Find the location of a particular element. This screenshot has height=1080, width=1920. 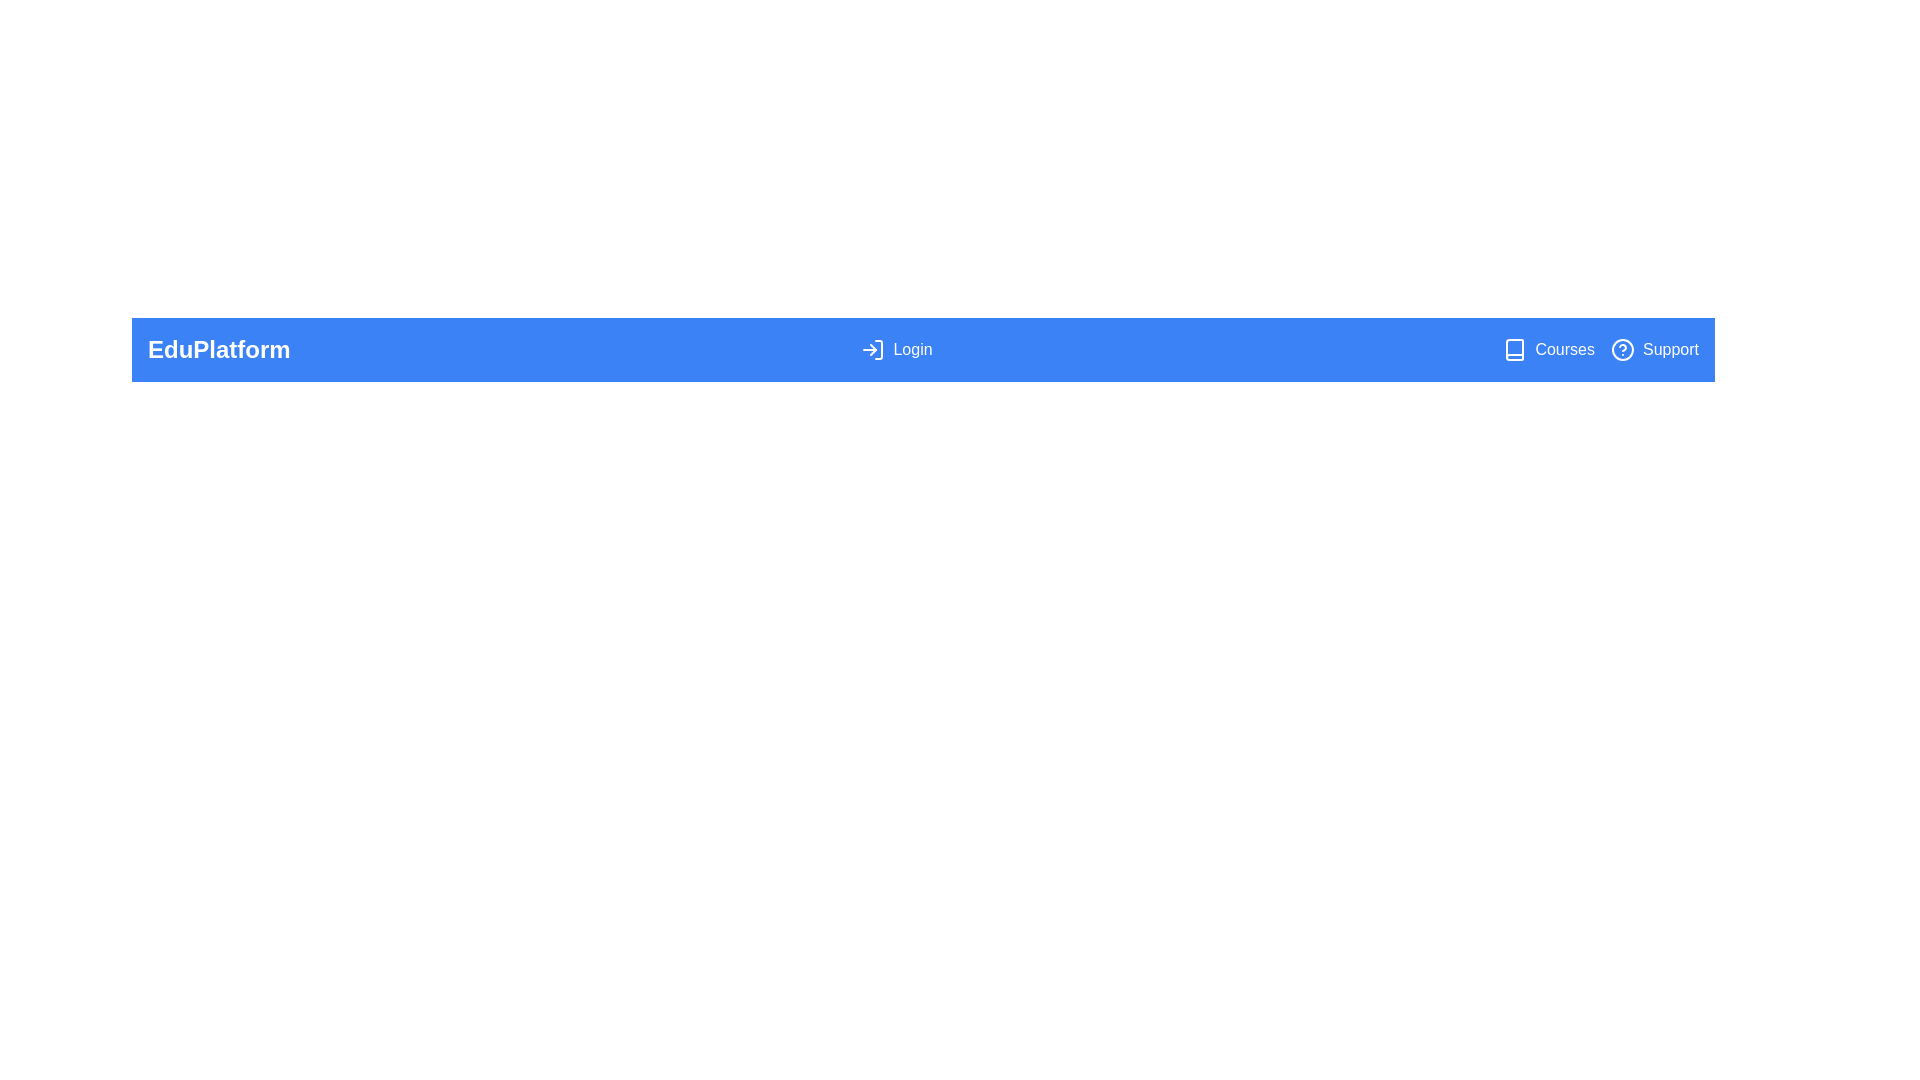

the support/help button located in the top-right corner of the interface, adjacent to the 'Courses' text and icon is located at coordinates (1655, 349).